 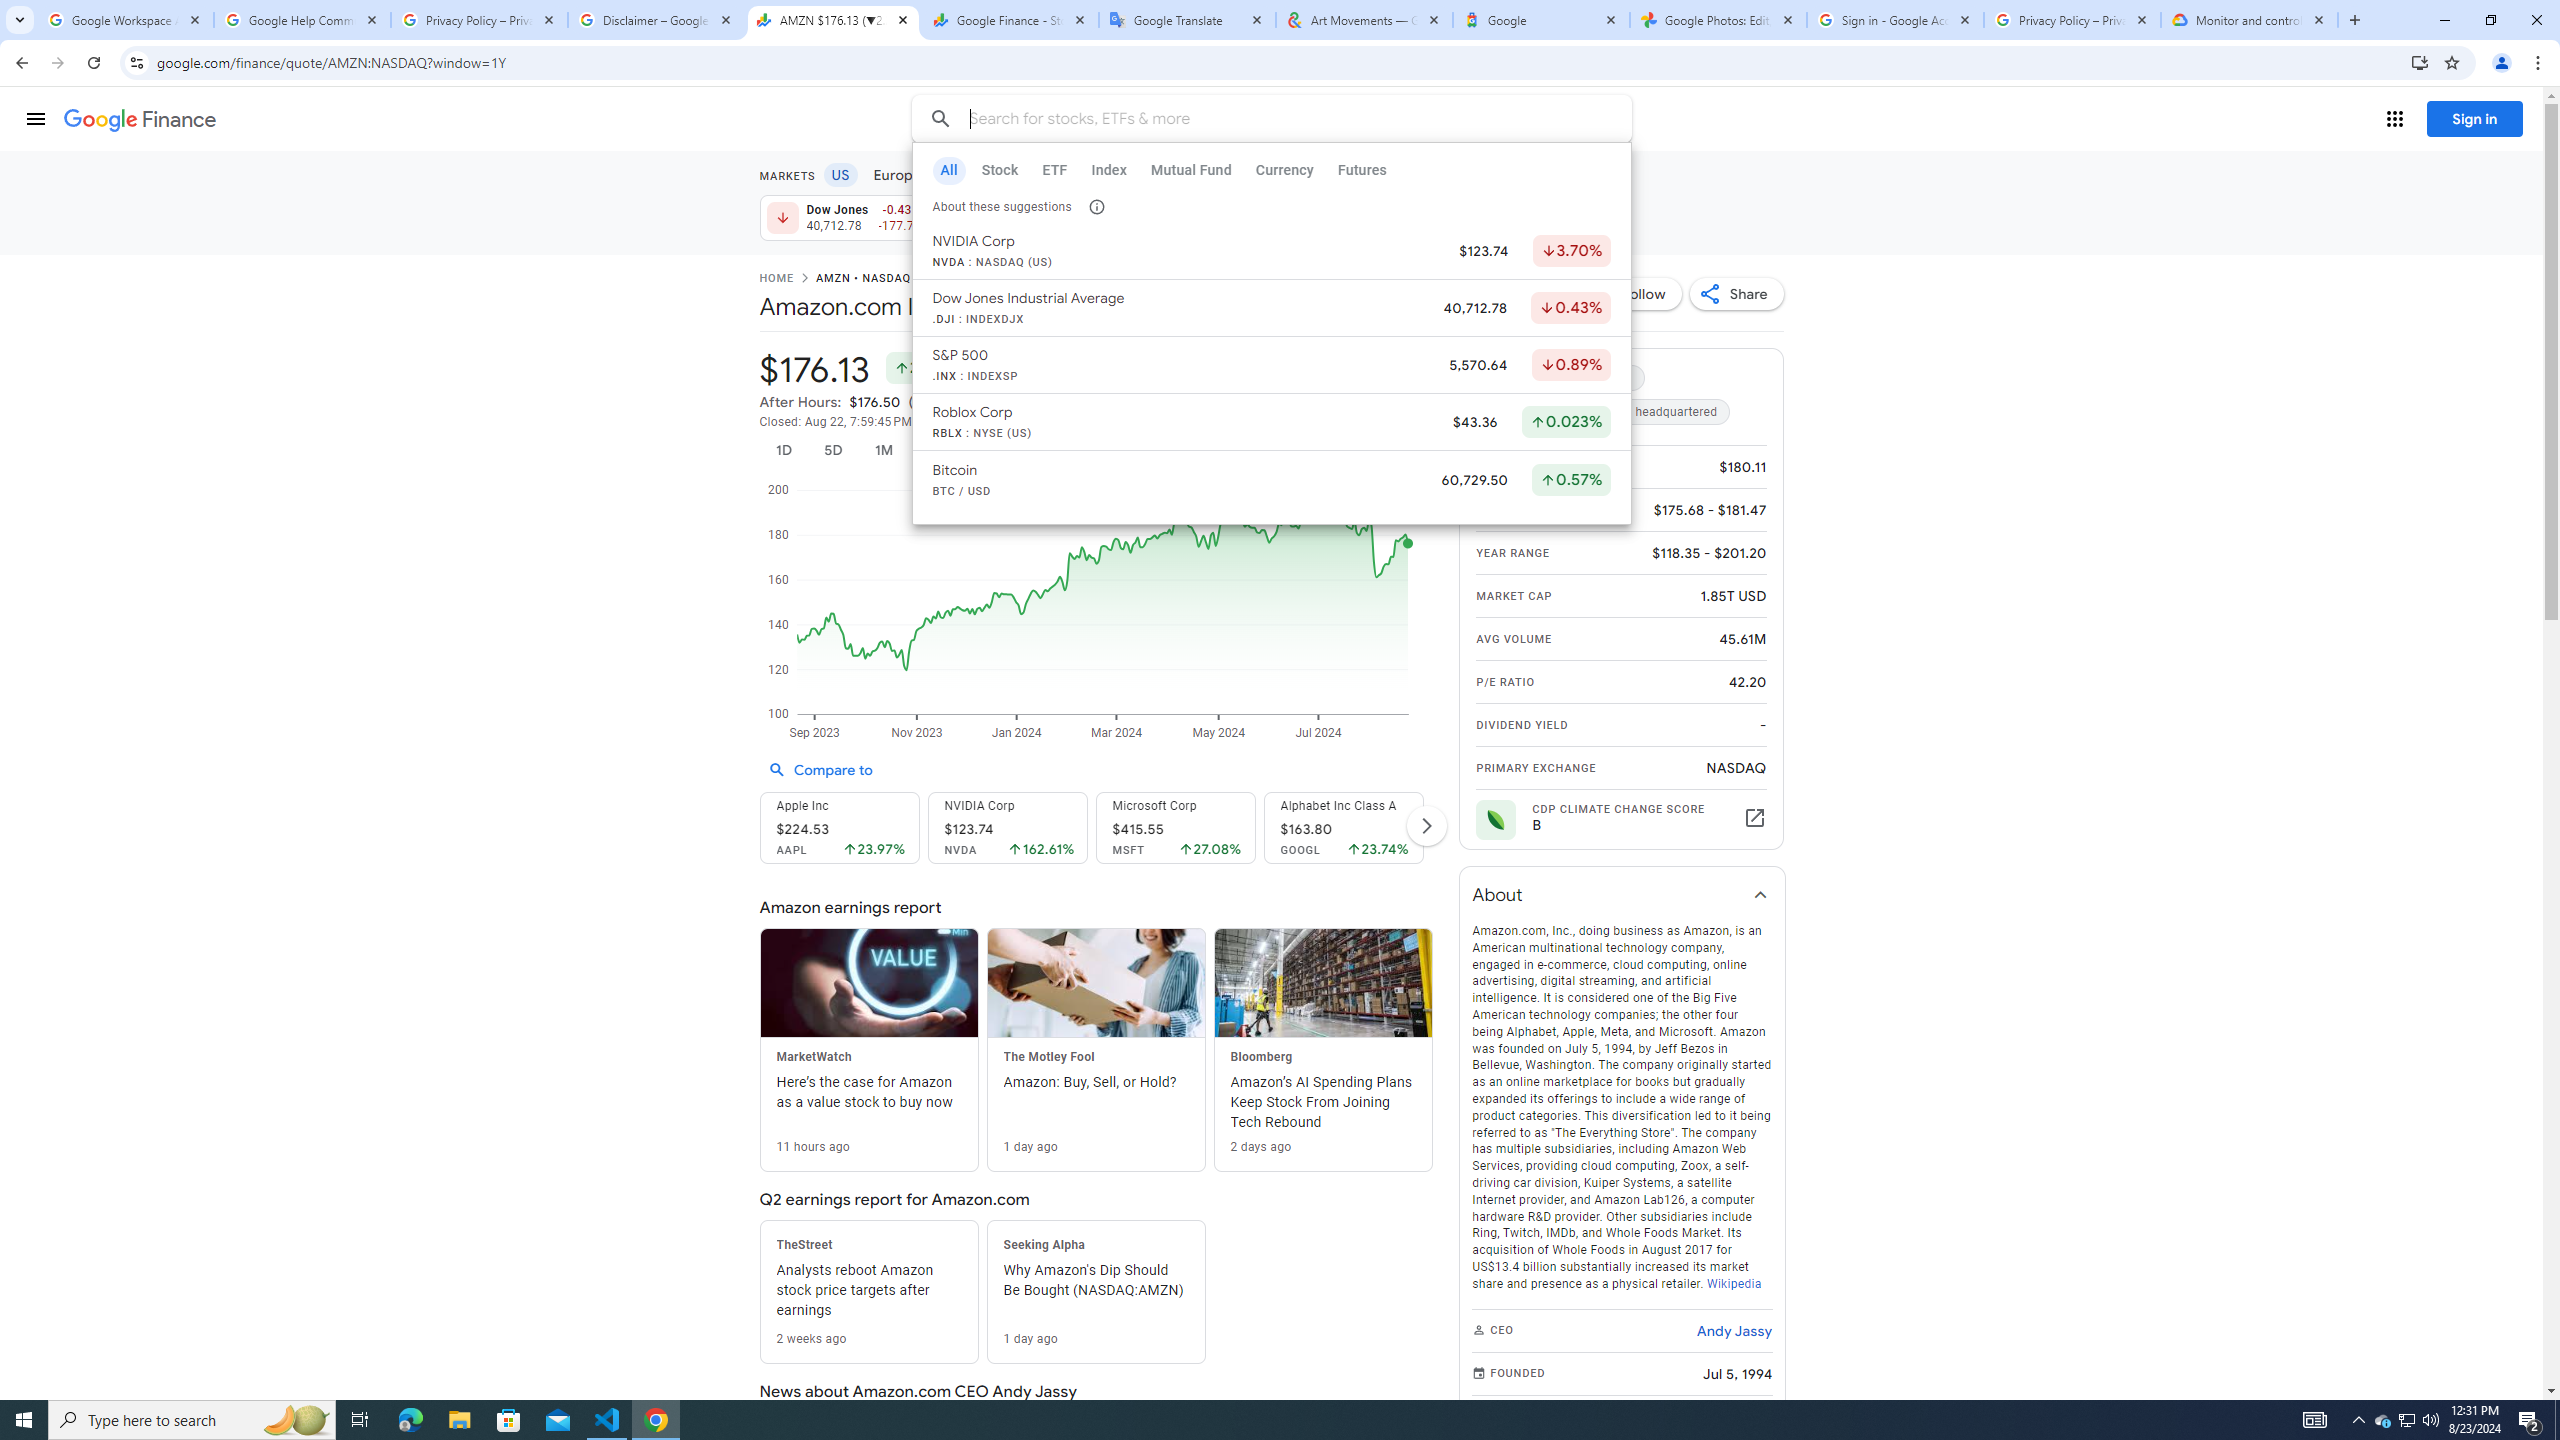 What do you see at coordinates (1895, 19) in the screenshot?
I see `'Sign in - Google Accounts'` at bounding box center [1895, 19].